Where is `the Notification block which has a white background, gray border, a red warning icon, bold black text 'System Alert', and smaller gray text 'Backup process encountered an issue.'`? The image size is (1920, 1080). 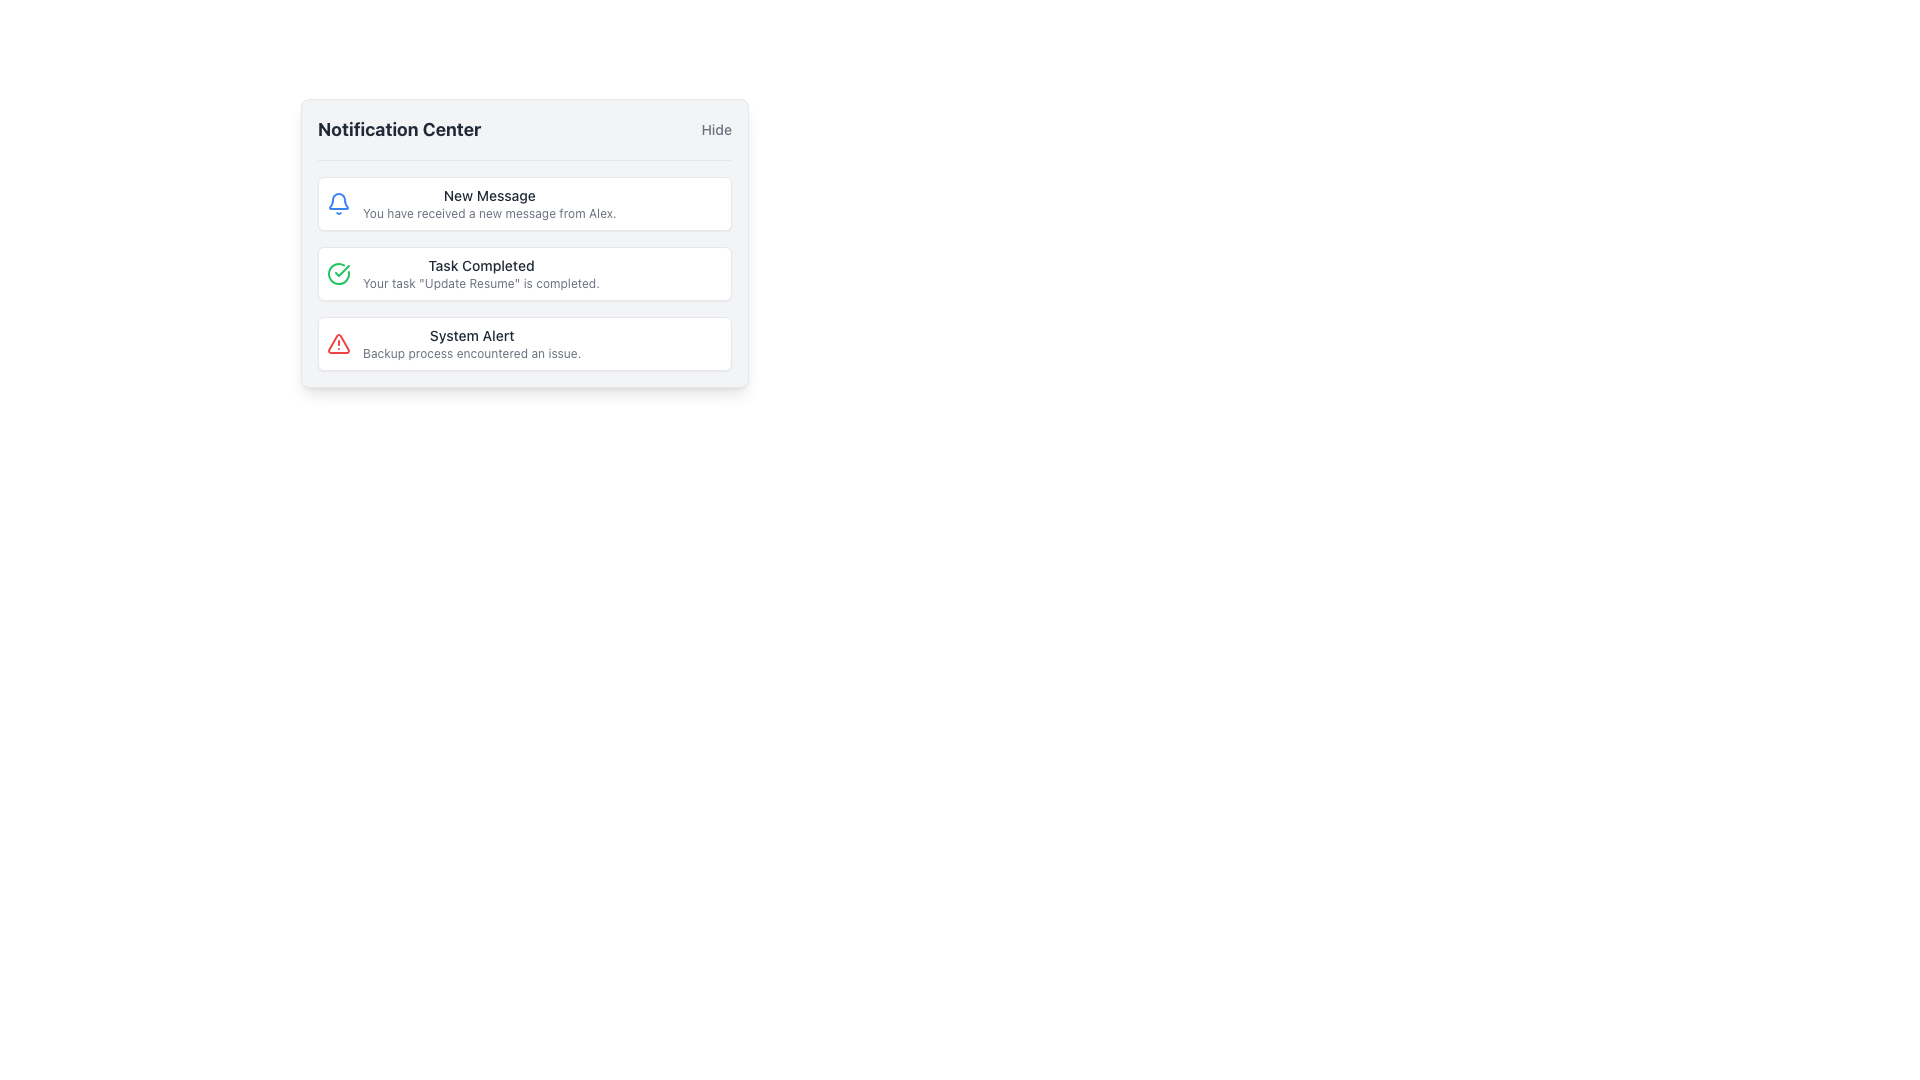 the Notification block which has a white background, gray border, a red warning icon, bold black text 'System Alert', and smaller gray text 'Backup process encountered an issue.' is located at coordinates (524, 342).